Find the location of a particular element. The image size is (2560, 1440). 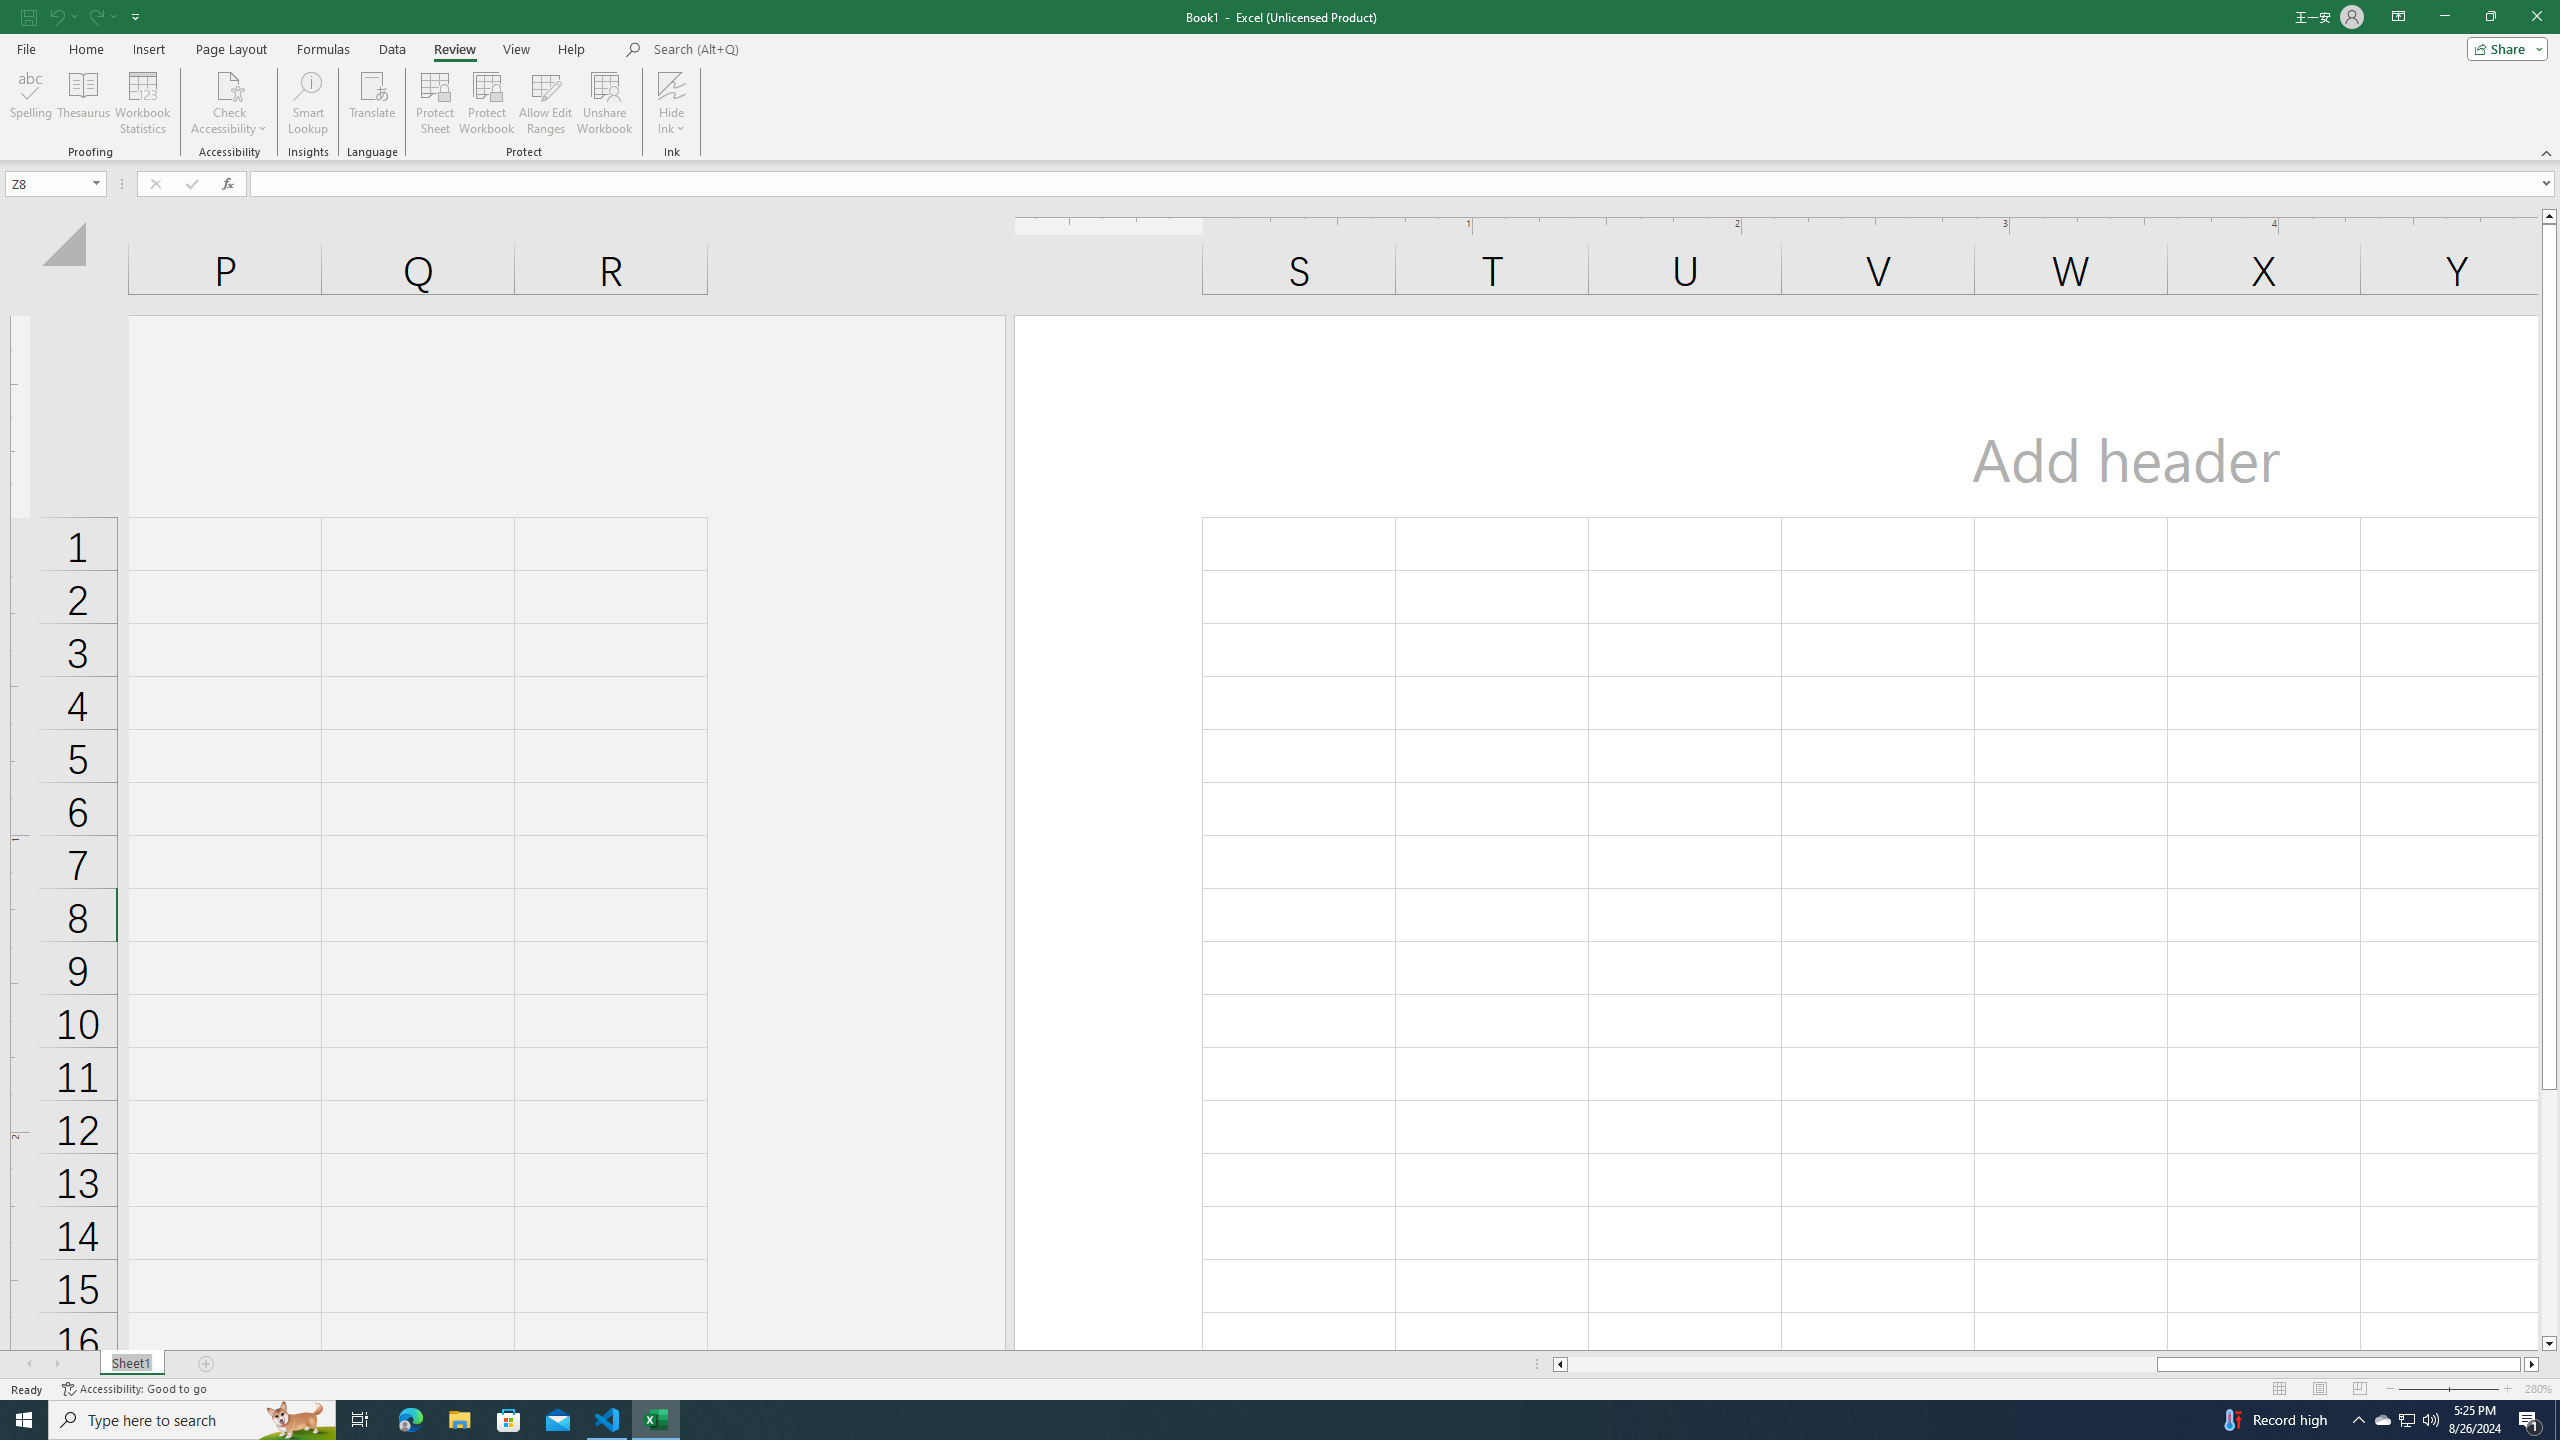

'Allow Edit Ranges' is located at coordinates (546, 103).